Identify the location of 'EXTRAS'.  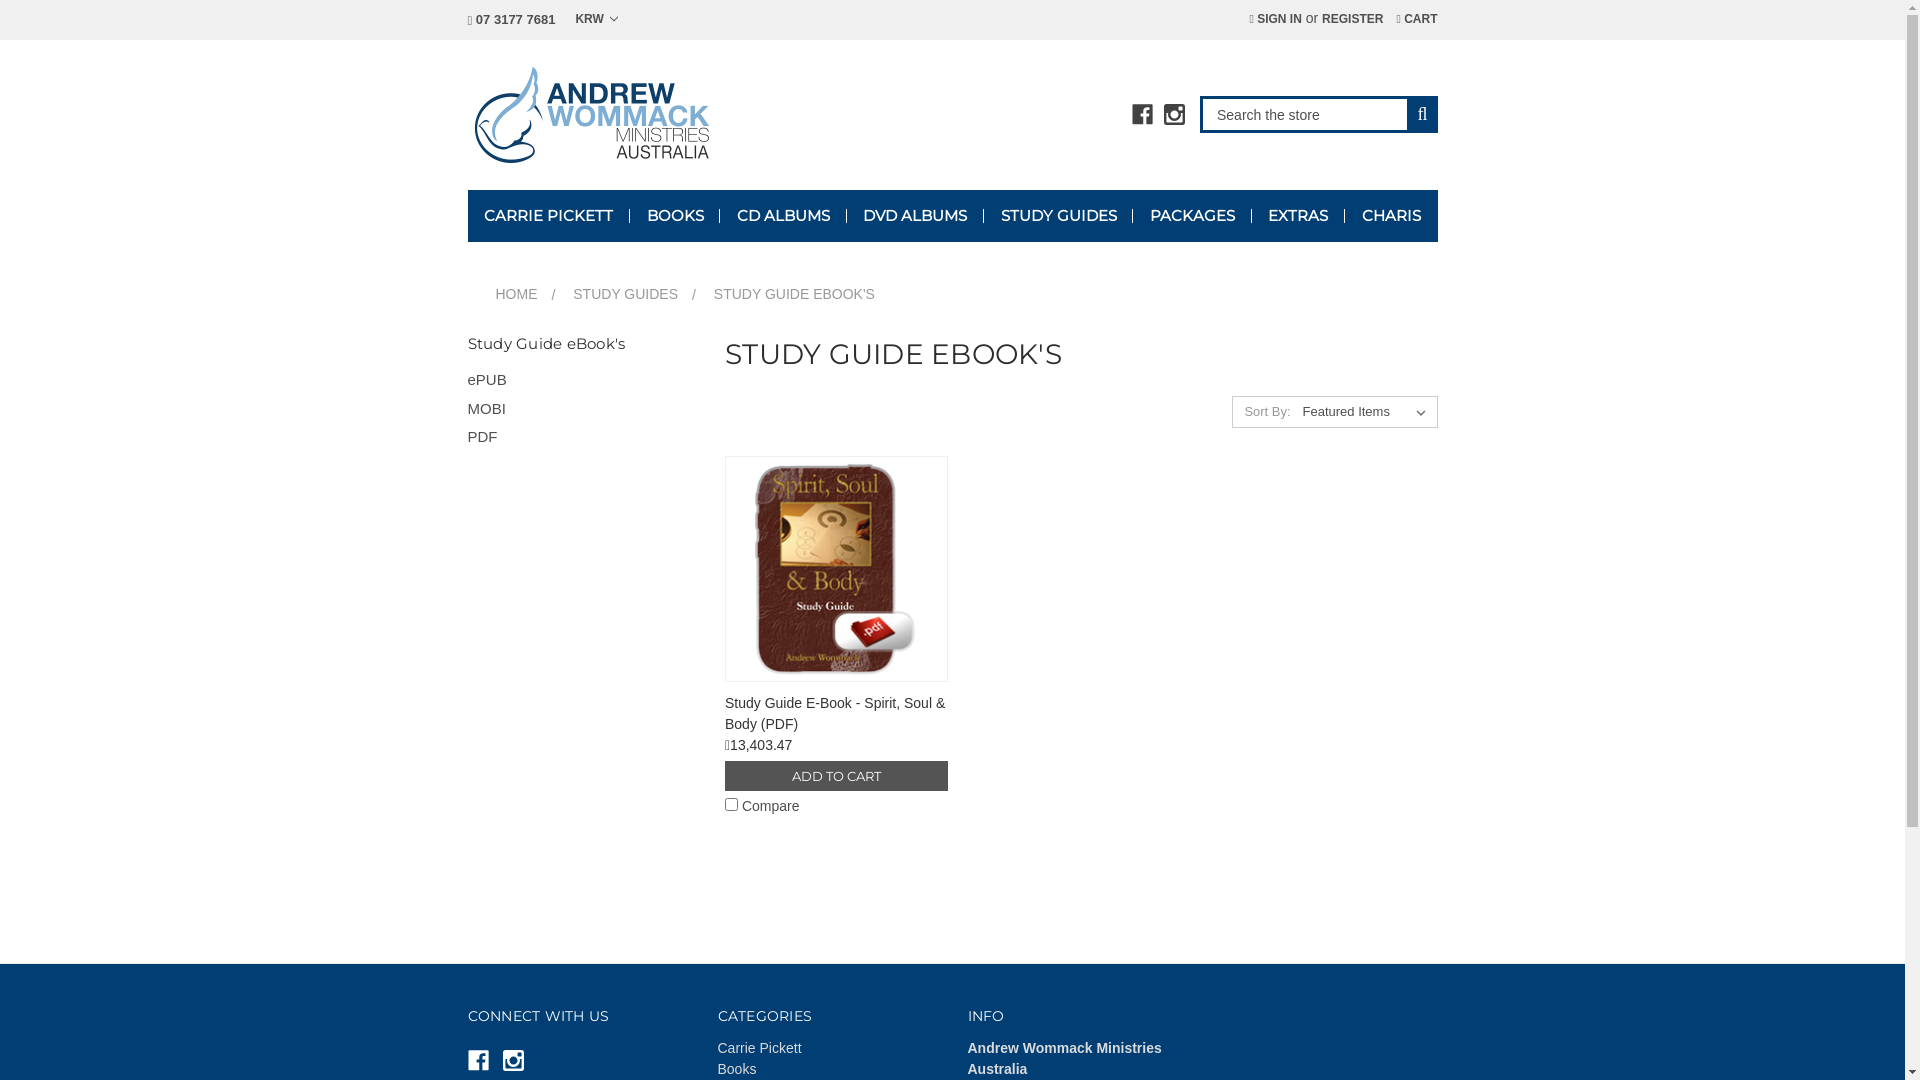
(1298, 216).